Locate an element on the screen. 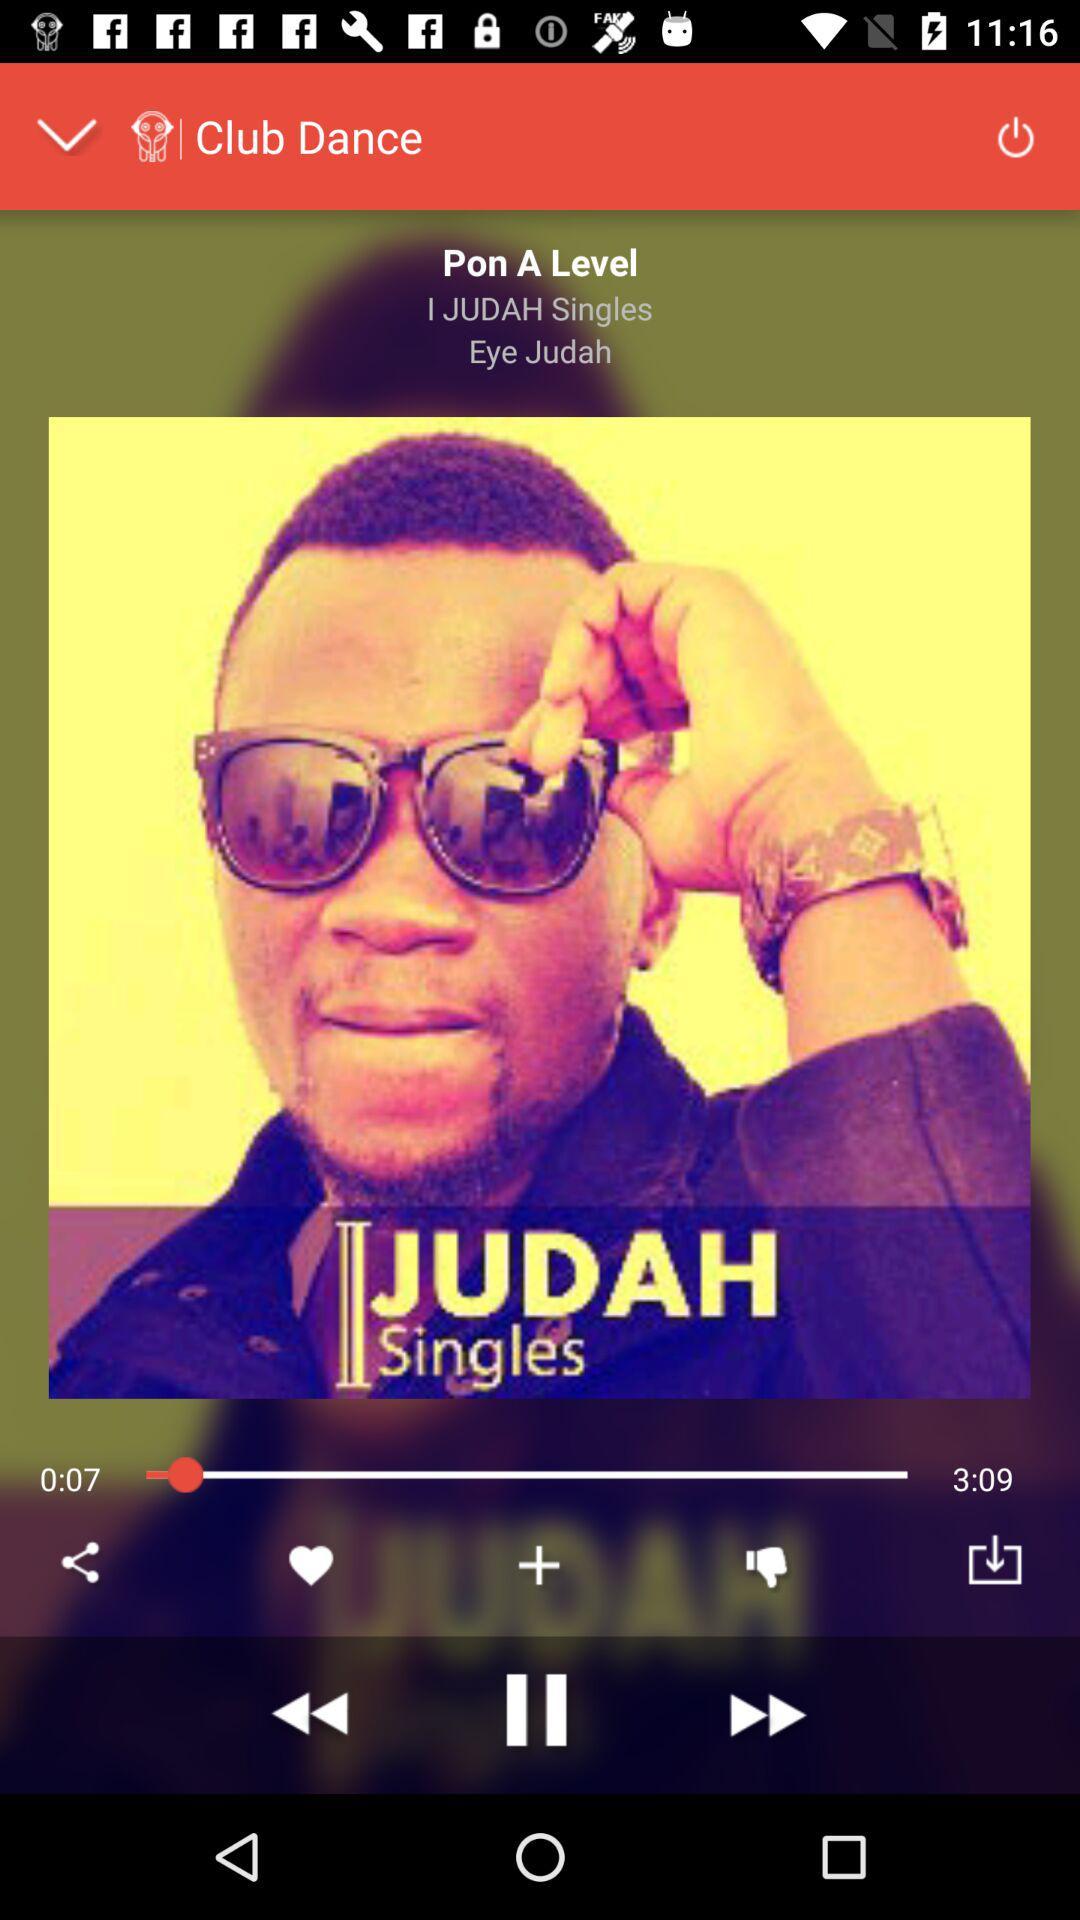 This screenshot has height=1920, width=1080. rewind is located at coordinates (312, 1714).